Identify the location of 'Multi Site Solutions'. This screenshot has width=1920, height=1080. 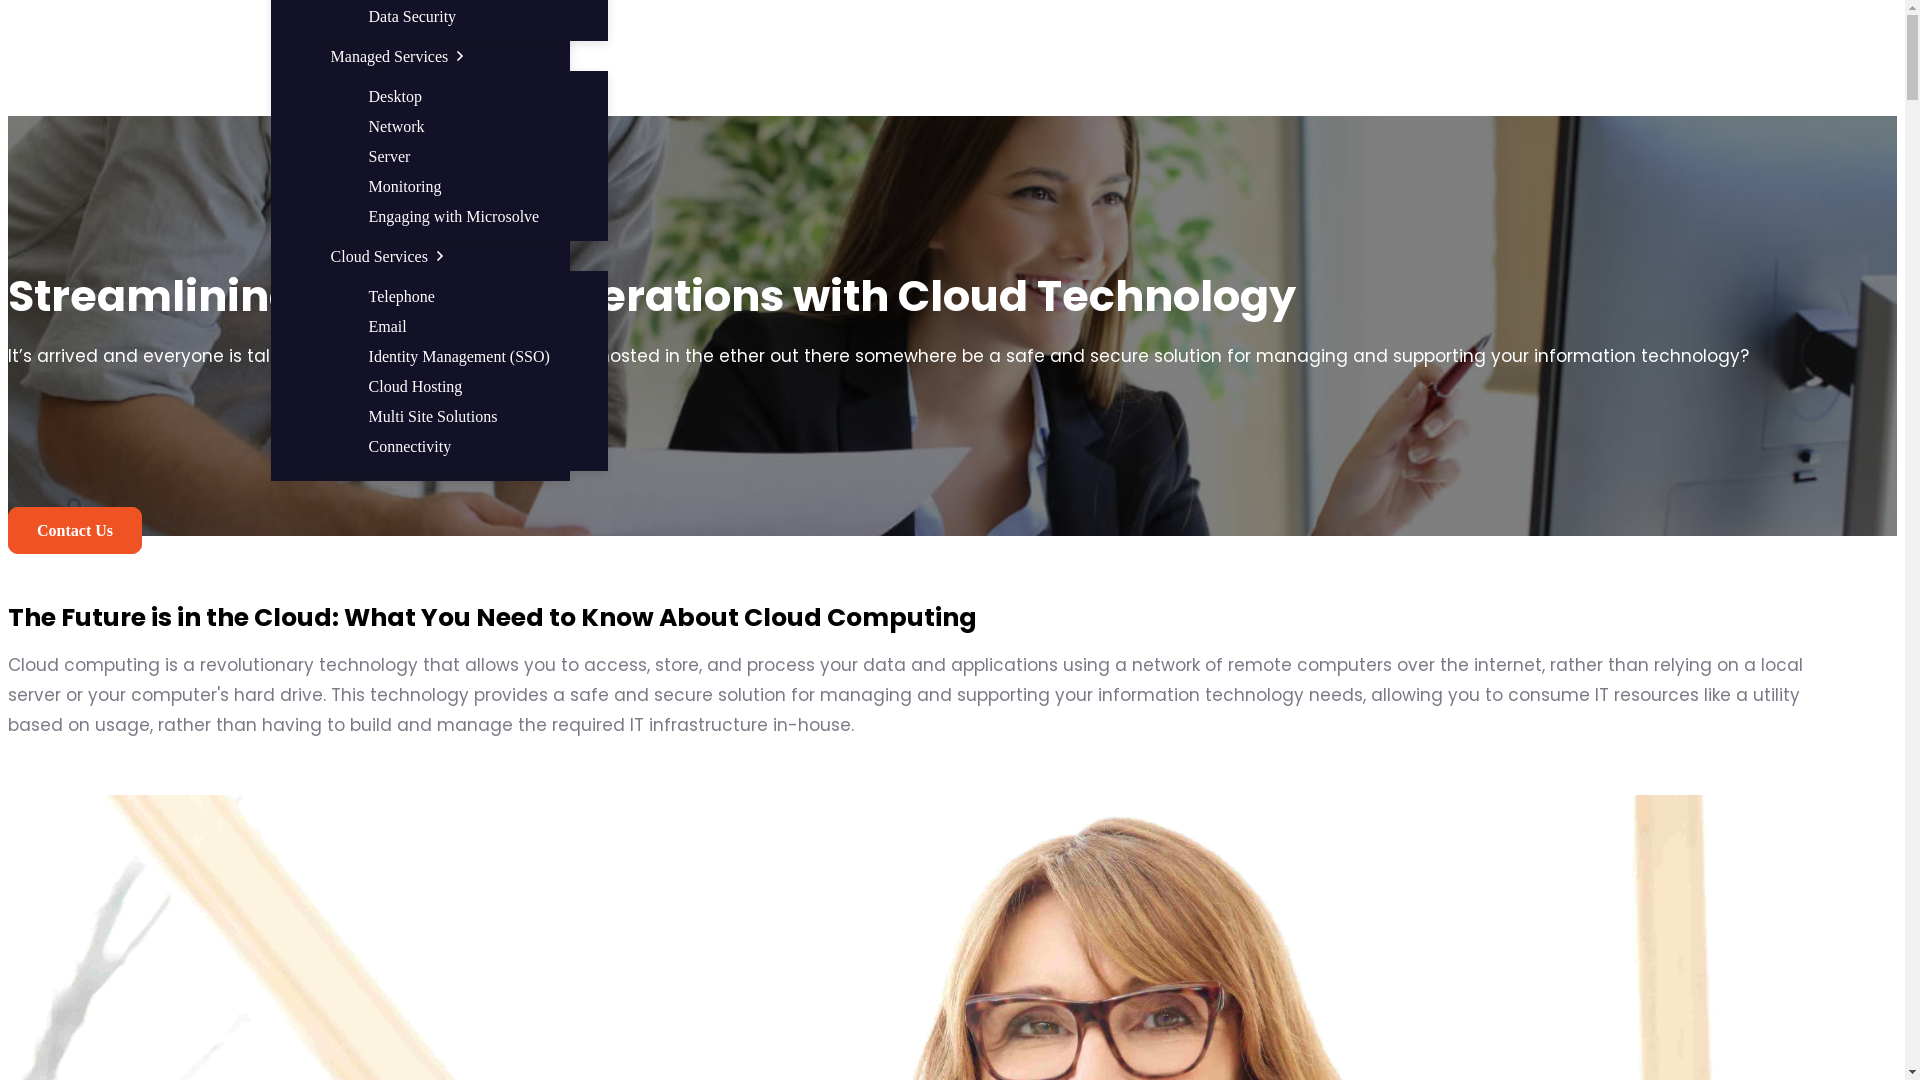
(432, 415).